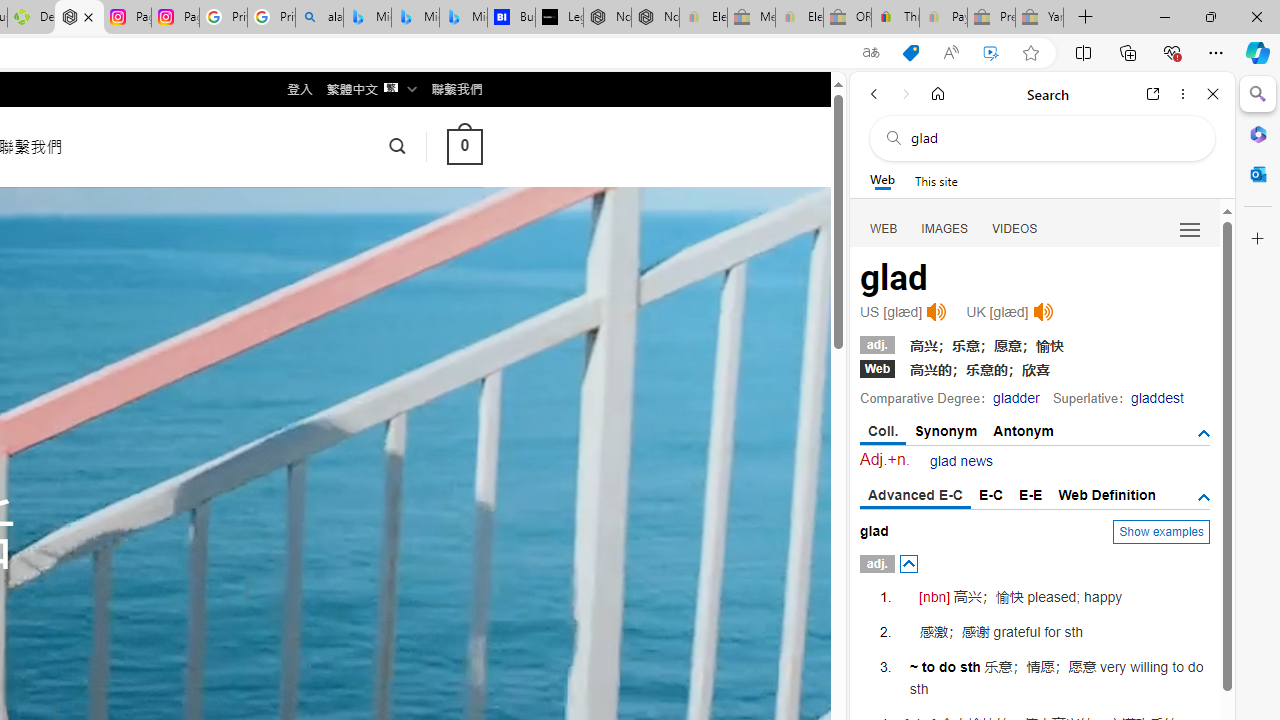 The height and width of the screenshot is (720, 1280). I want to click on 'Click to listen', so click(1042, 312).